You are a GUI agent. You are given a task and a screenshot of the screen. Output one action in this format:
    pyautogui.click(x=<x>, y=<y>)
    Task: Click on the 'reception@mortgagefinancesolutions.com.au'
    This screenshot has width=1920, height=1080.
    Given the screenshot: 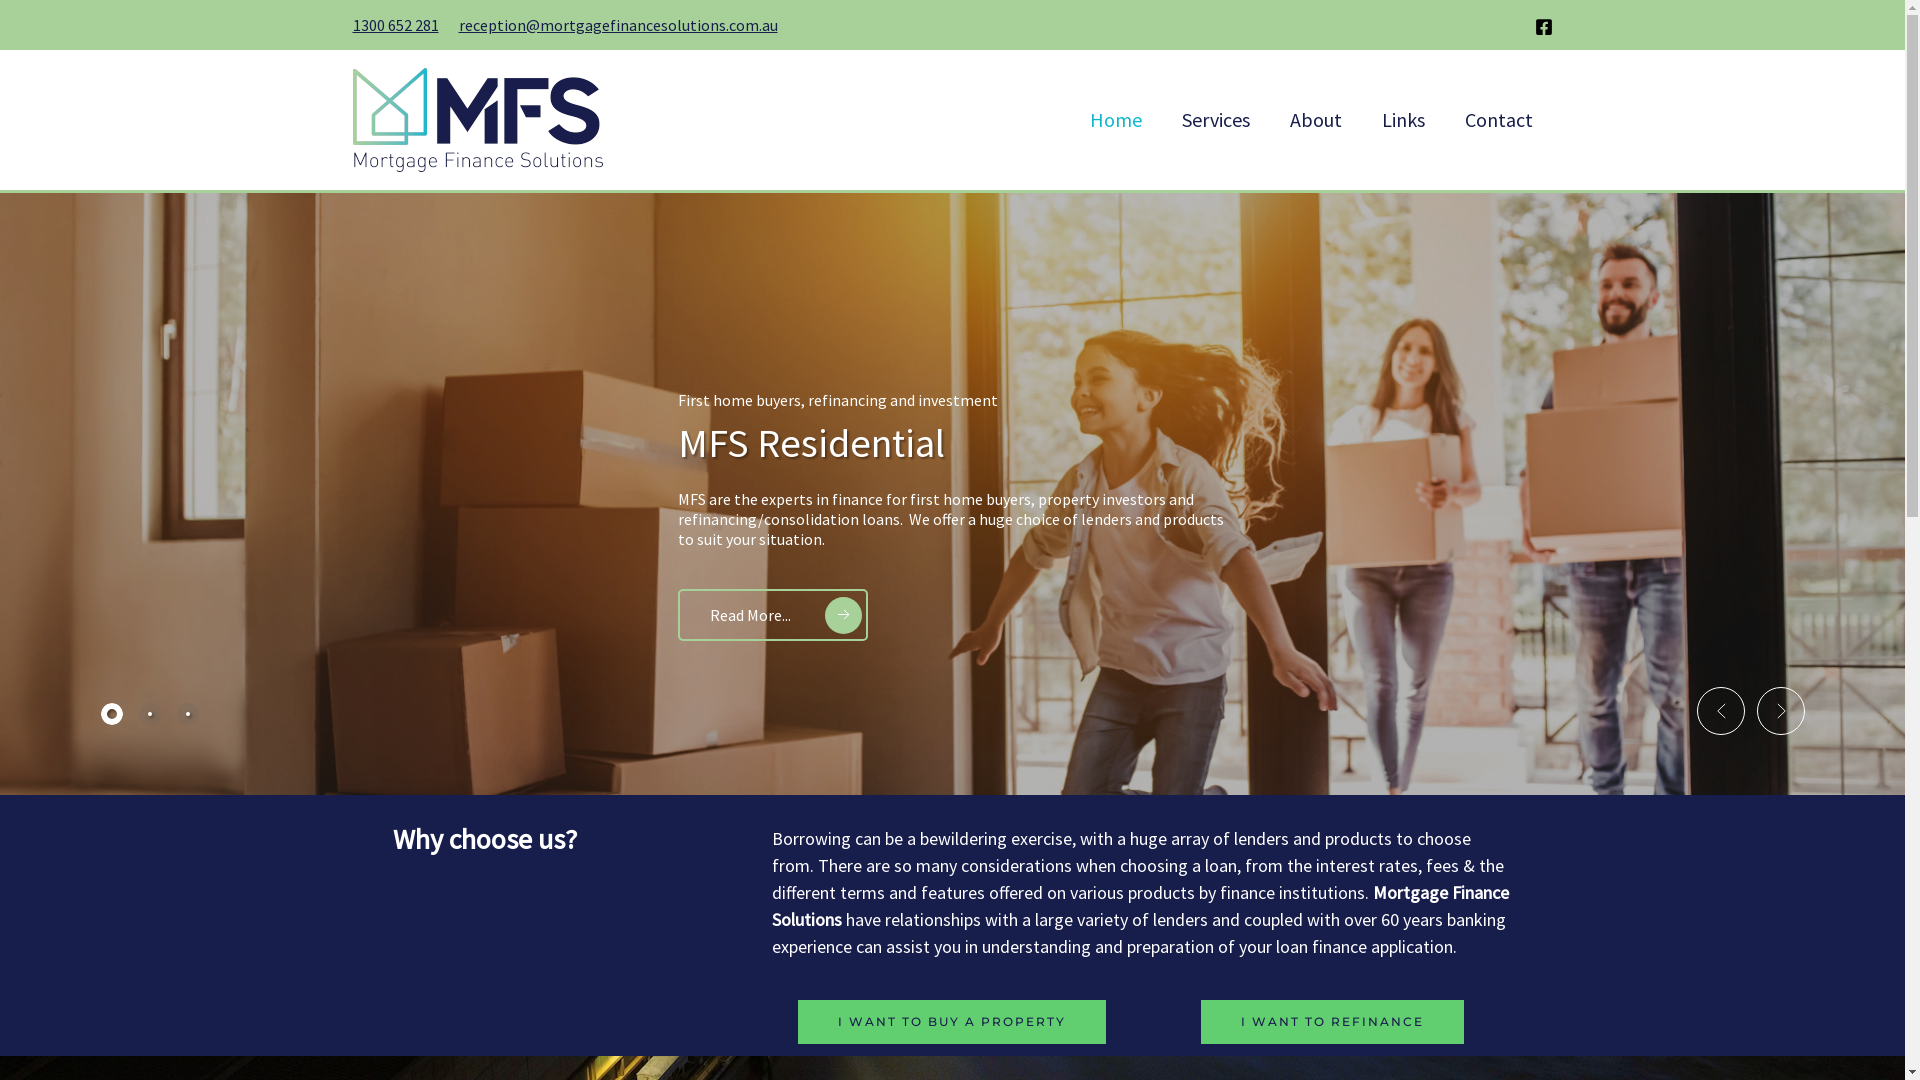 What is the action you would take?
    pyautogui.click(x=456, y=24)
    